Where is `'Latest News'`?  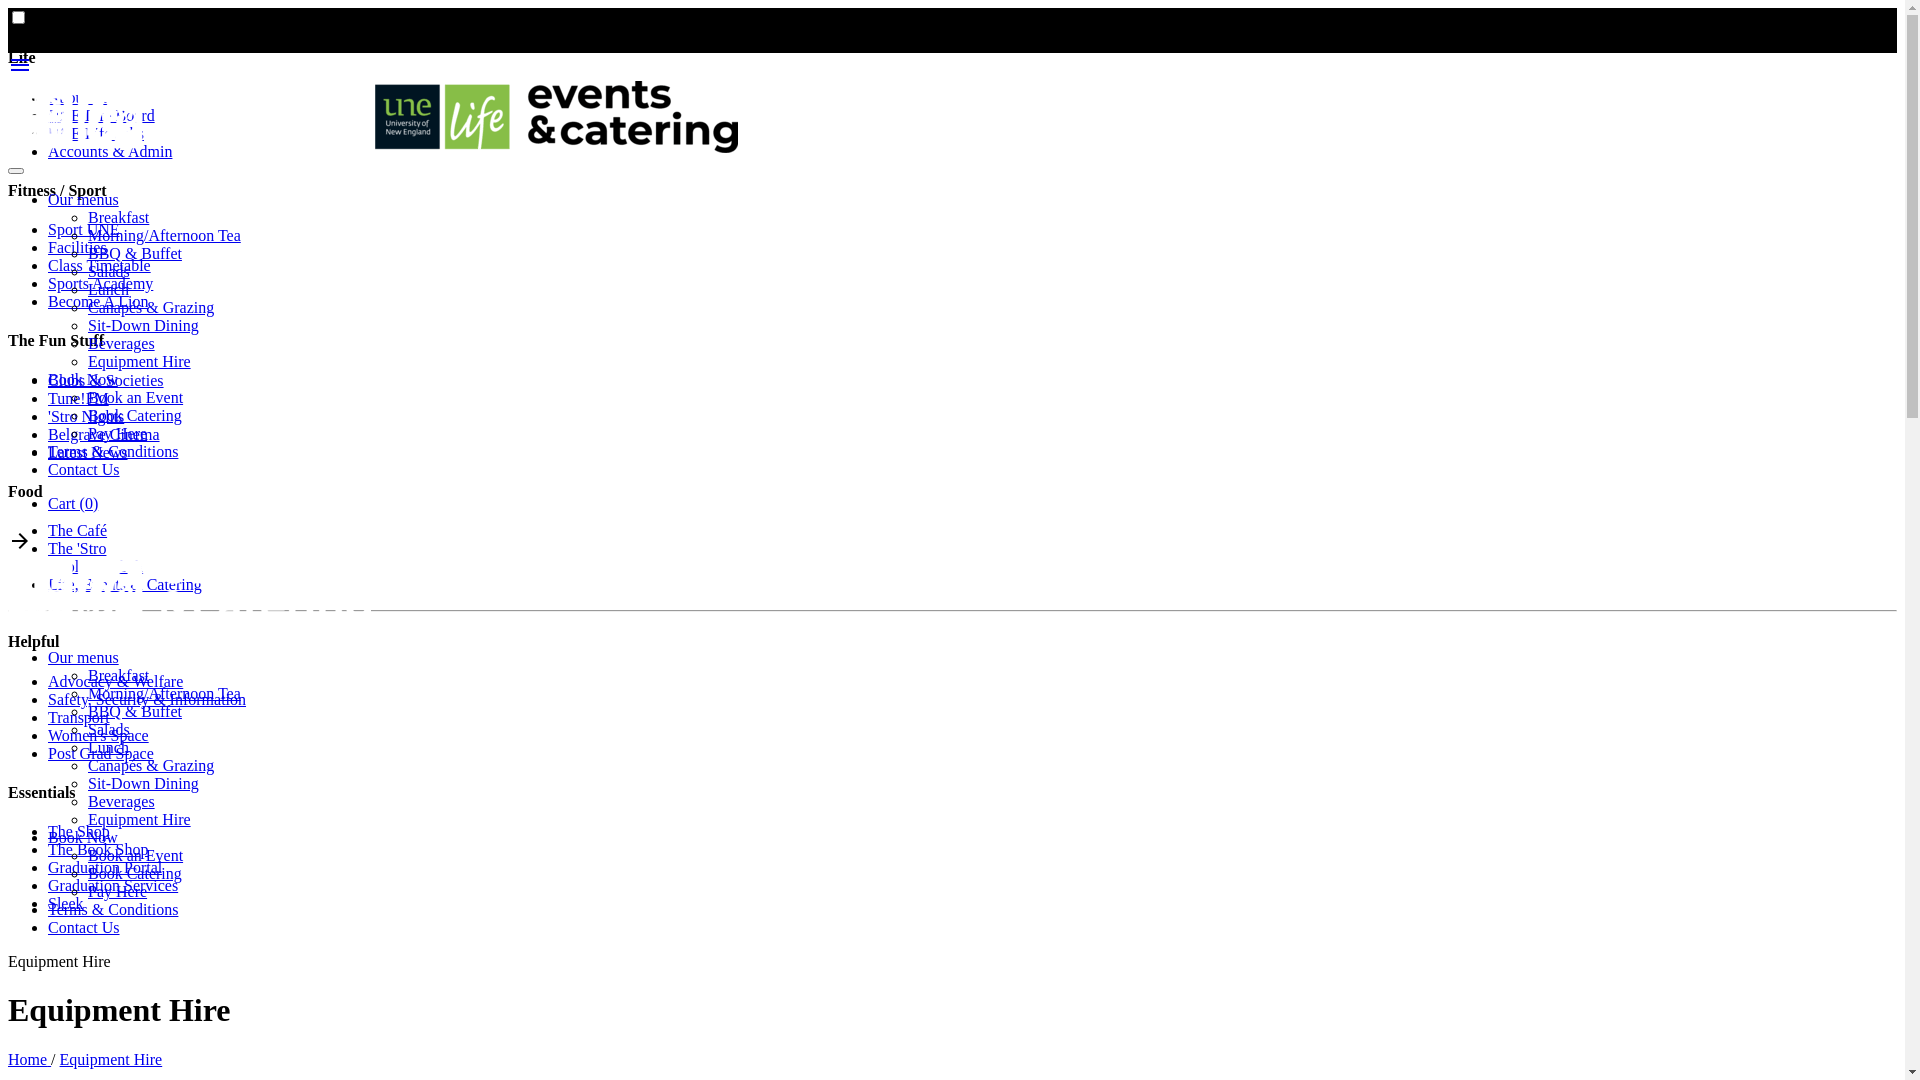
'Latest News' is located at coordinates (86, 452).